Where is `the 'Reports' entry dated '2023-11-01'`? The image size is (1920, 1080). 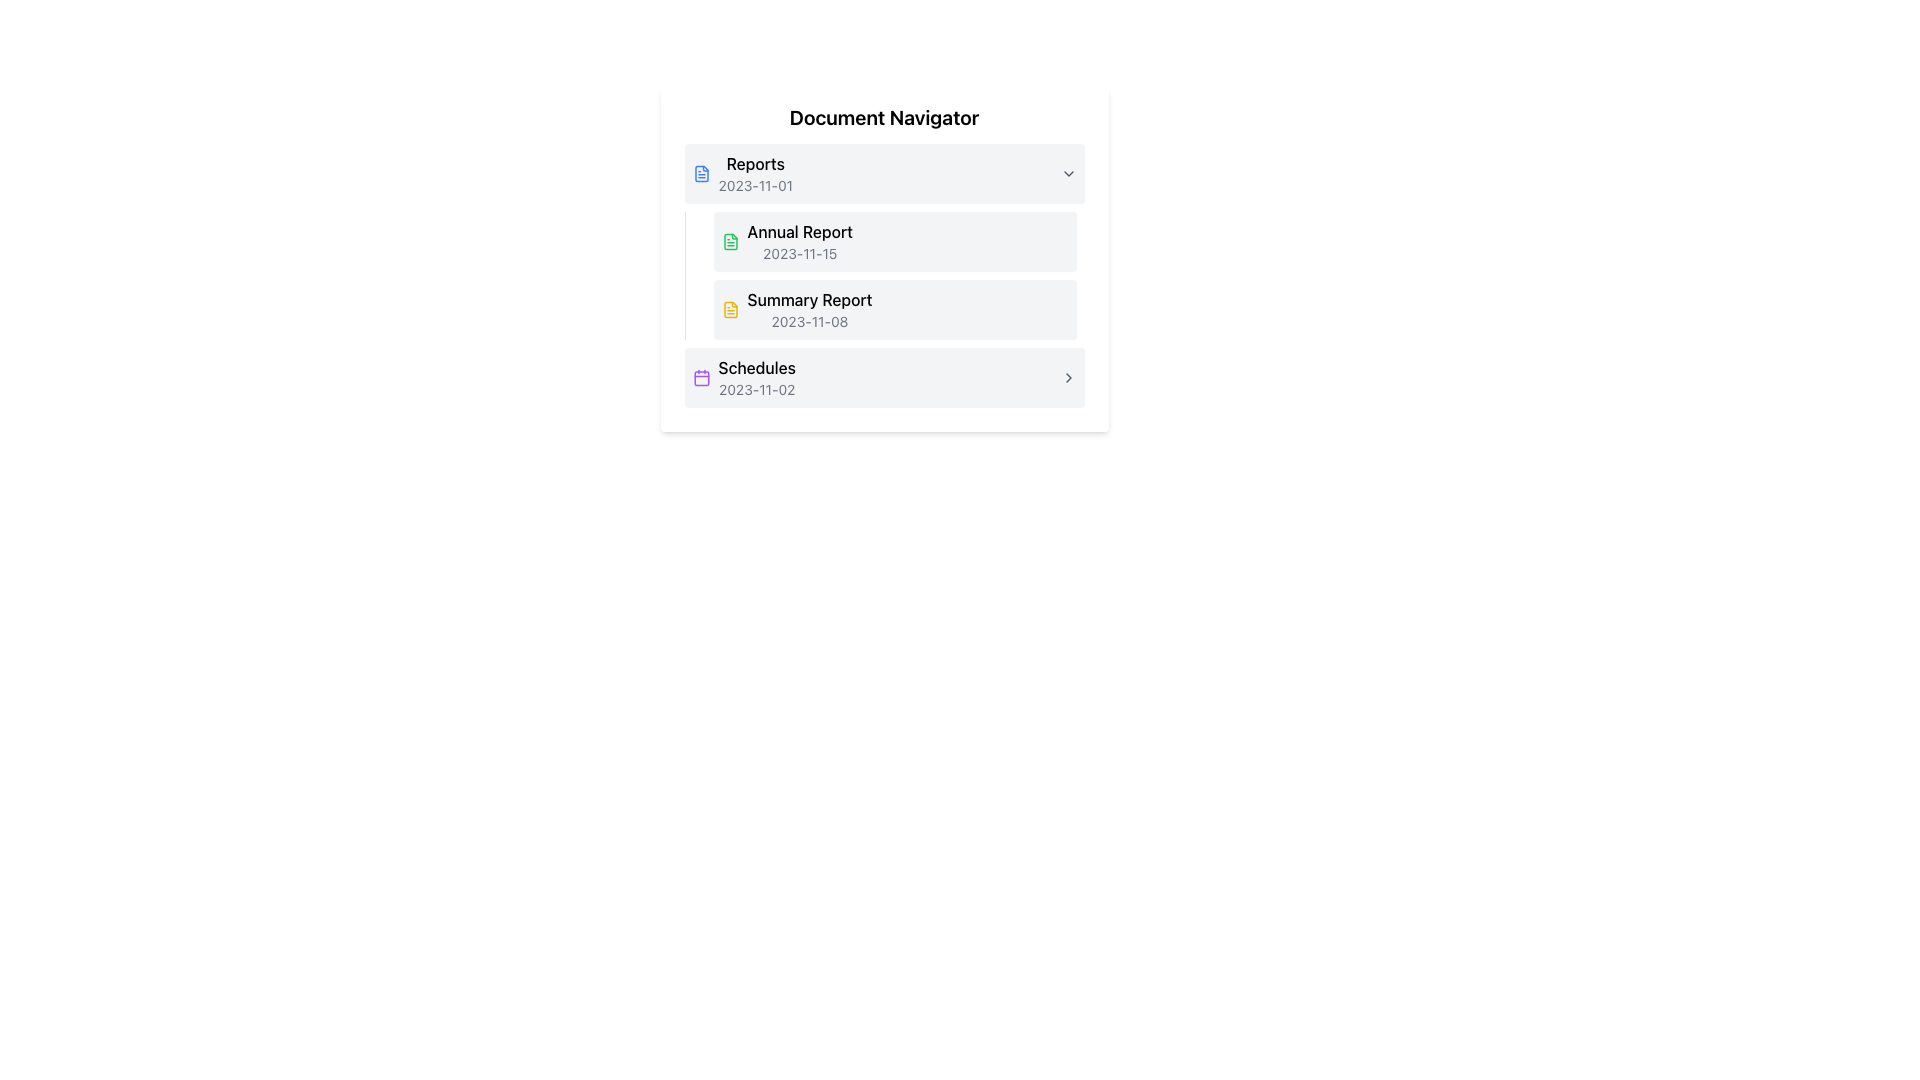 the 'Reports' entry dated '2023-11-01' is located at coordinates (883, 172).